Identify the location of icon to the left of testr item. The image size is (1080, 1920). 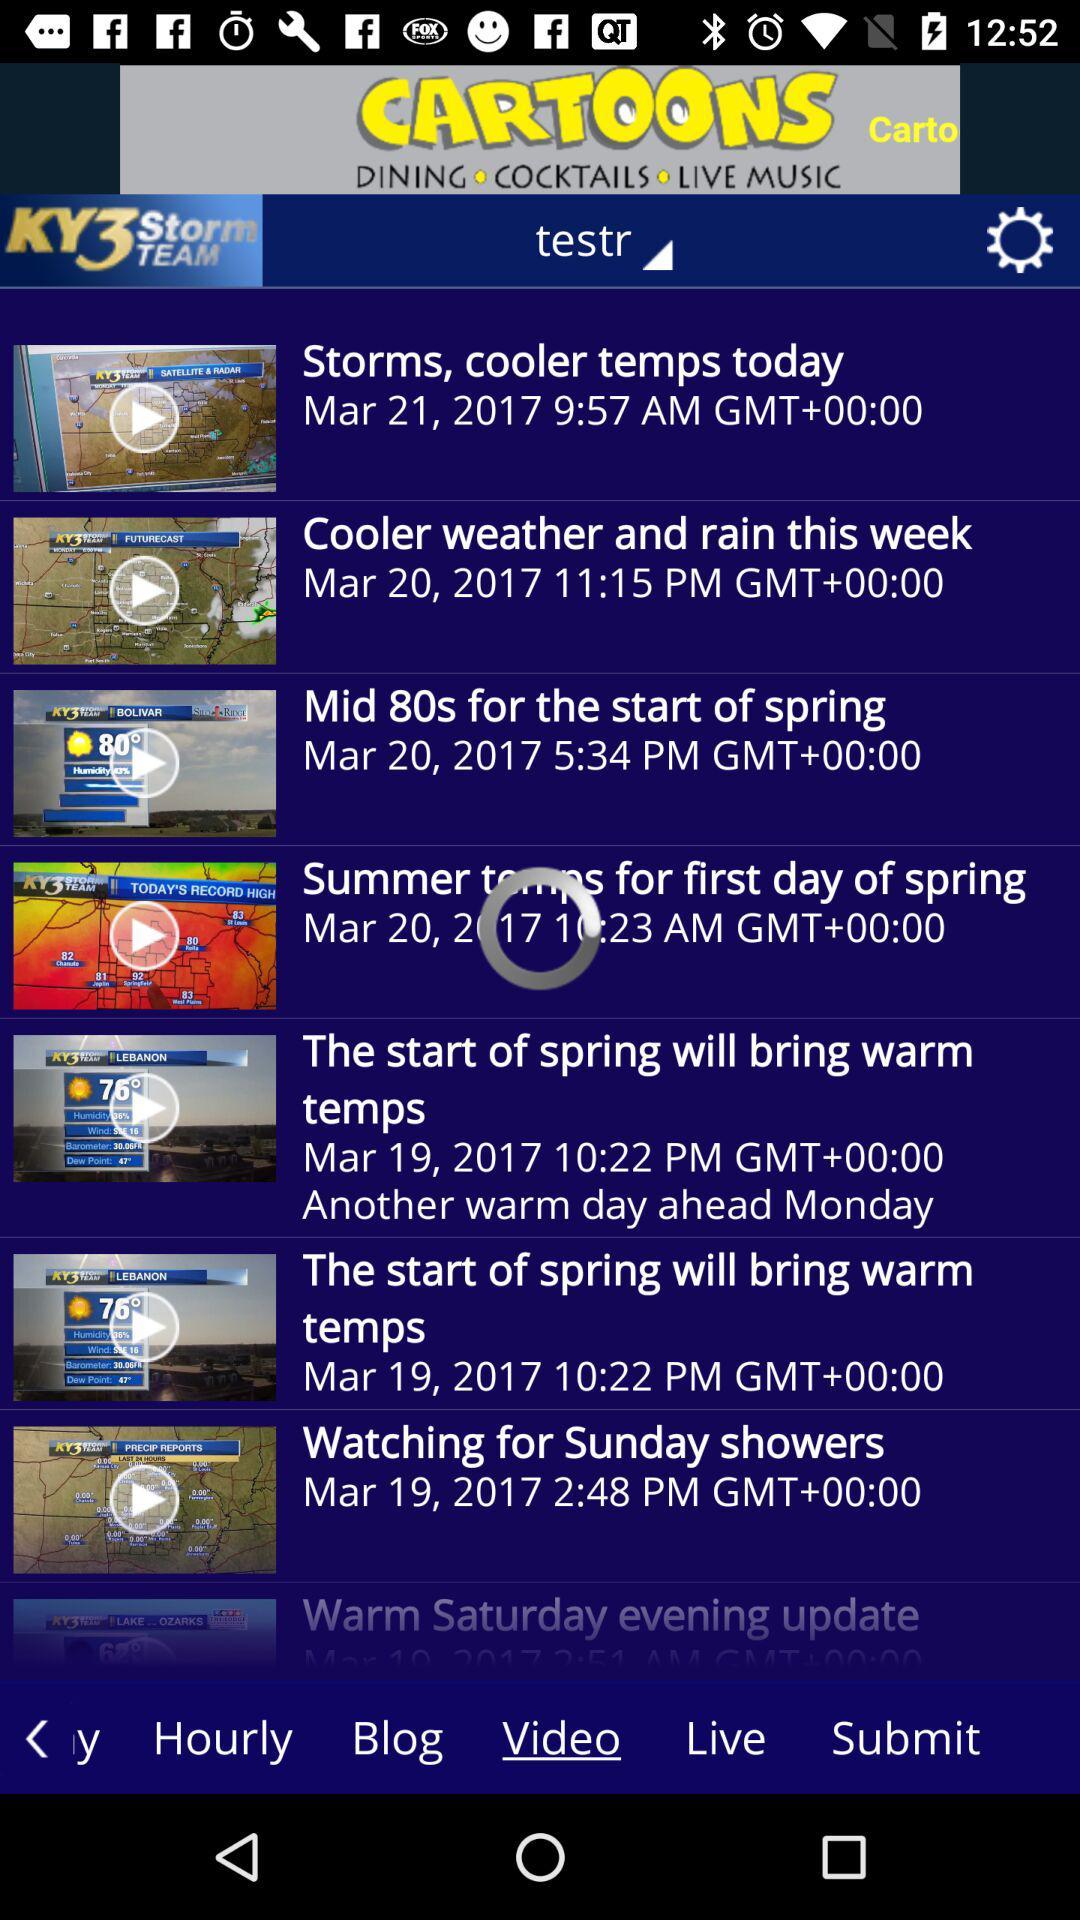
(131, 240).